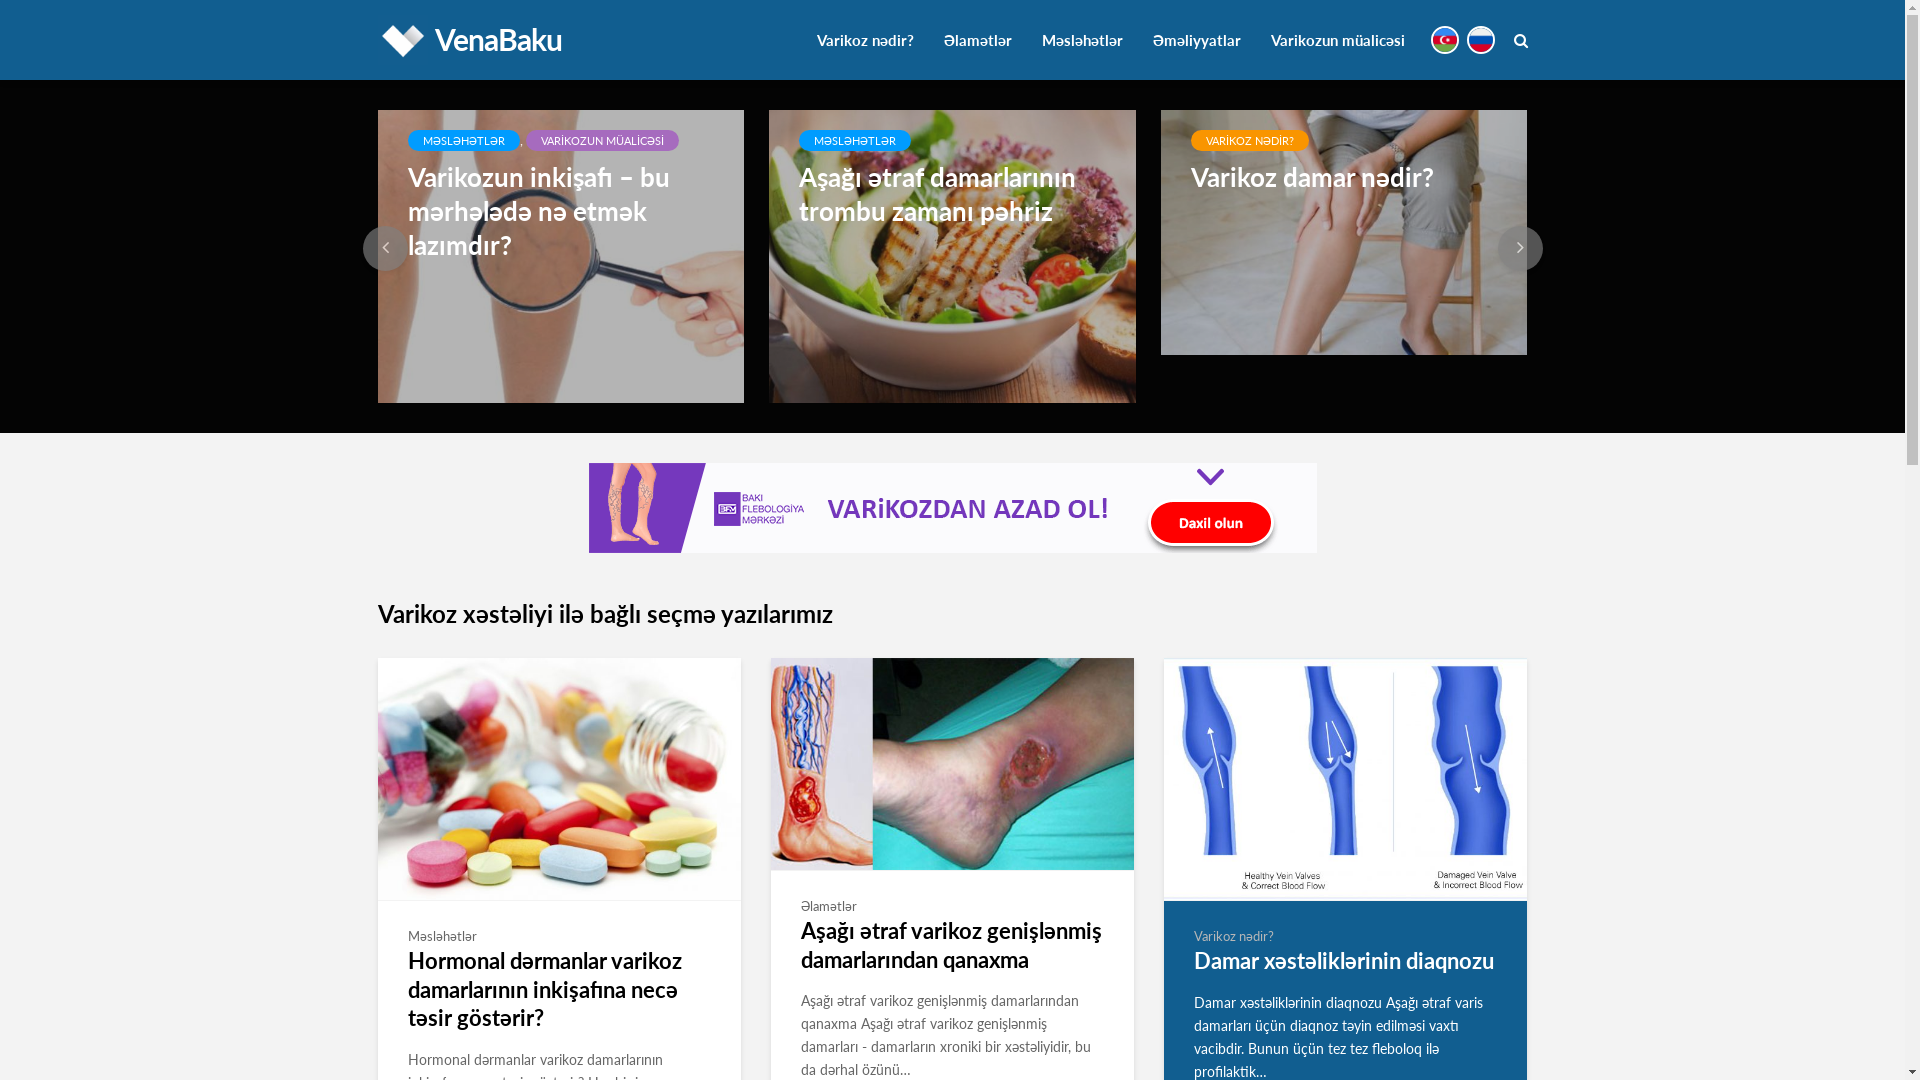  I want to click on 'VenaBaku', so click(497, 38).